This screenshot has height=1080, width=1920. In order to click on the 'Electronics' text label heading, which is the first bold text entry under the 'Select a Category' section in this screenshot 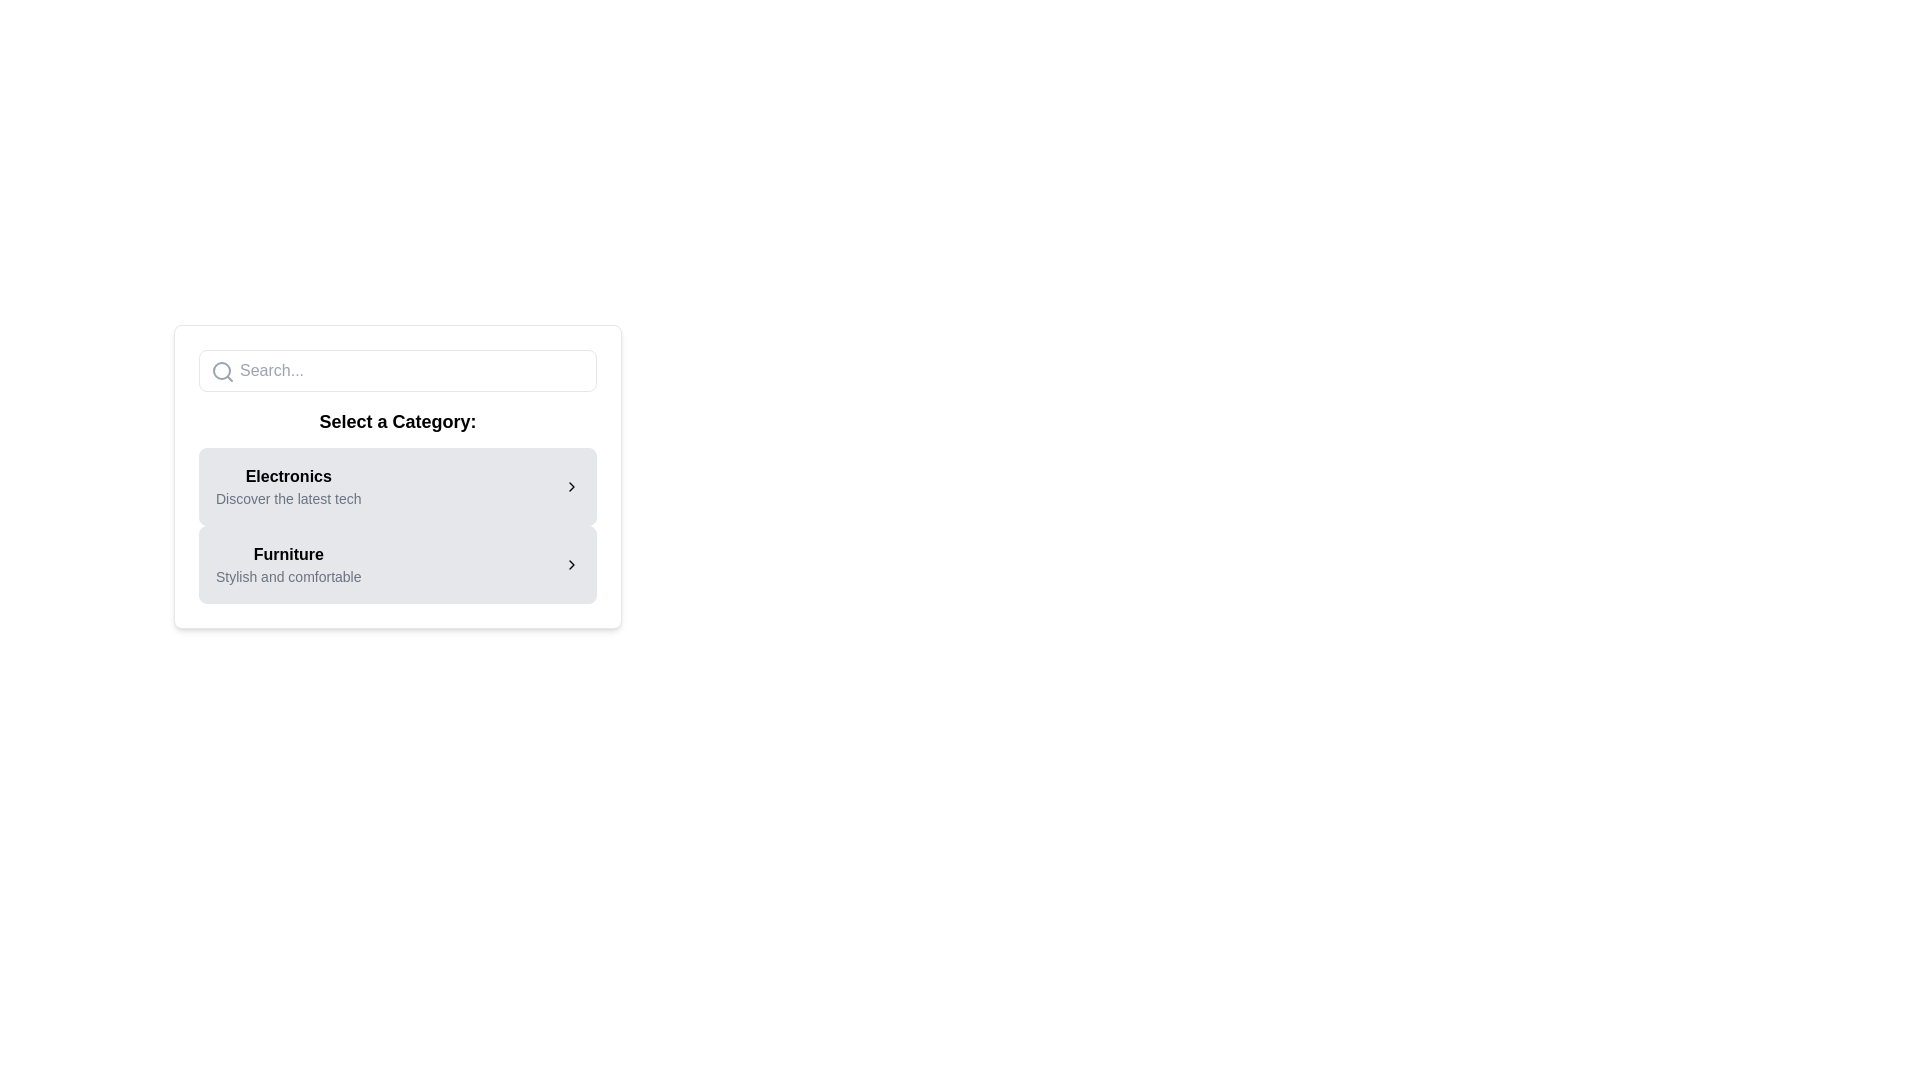, I will do `click(287, 477)`.